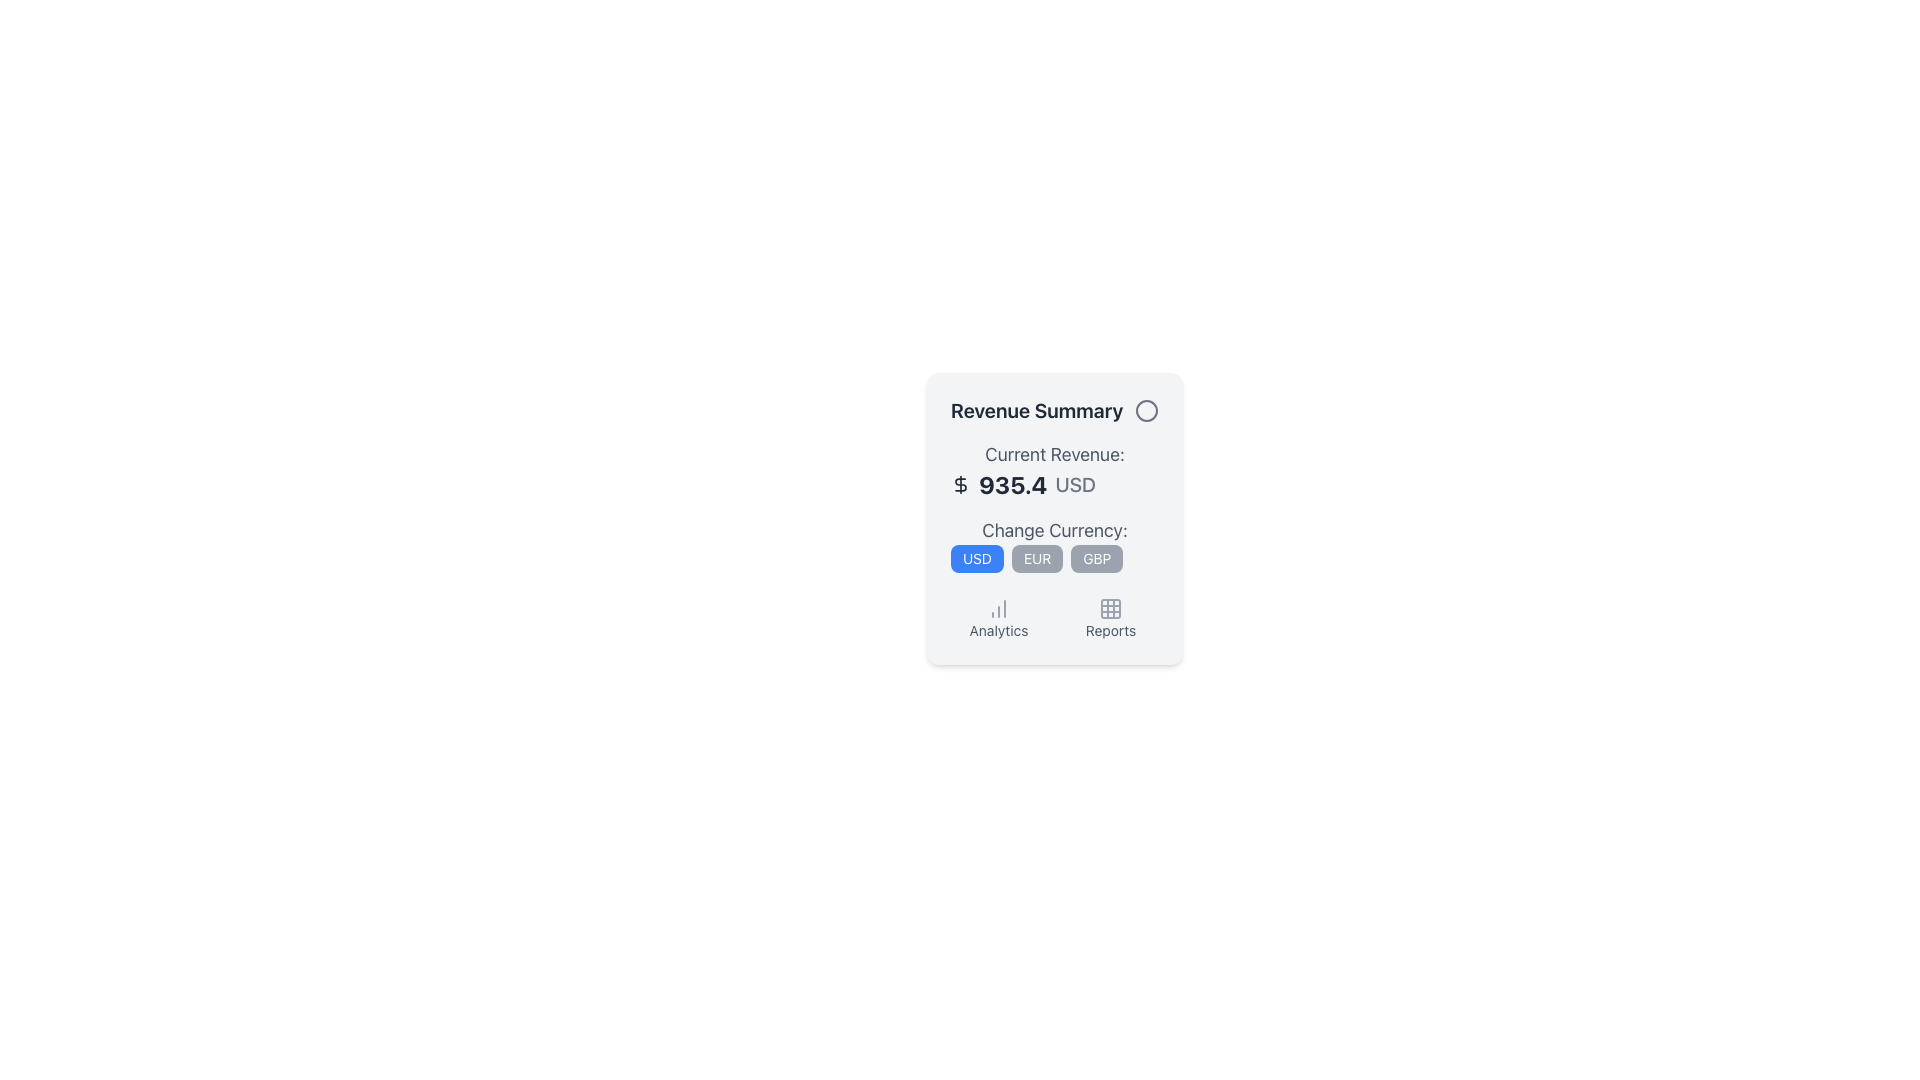 The image size is (1920, 1080). What do you see at coordinates (1054, 530) in the screenshot?
I see `the descriptive heading text label located at the center of the card component, which indicates the purpose of the currency selectors below it` at bounding box center [1054, 530].